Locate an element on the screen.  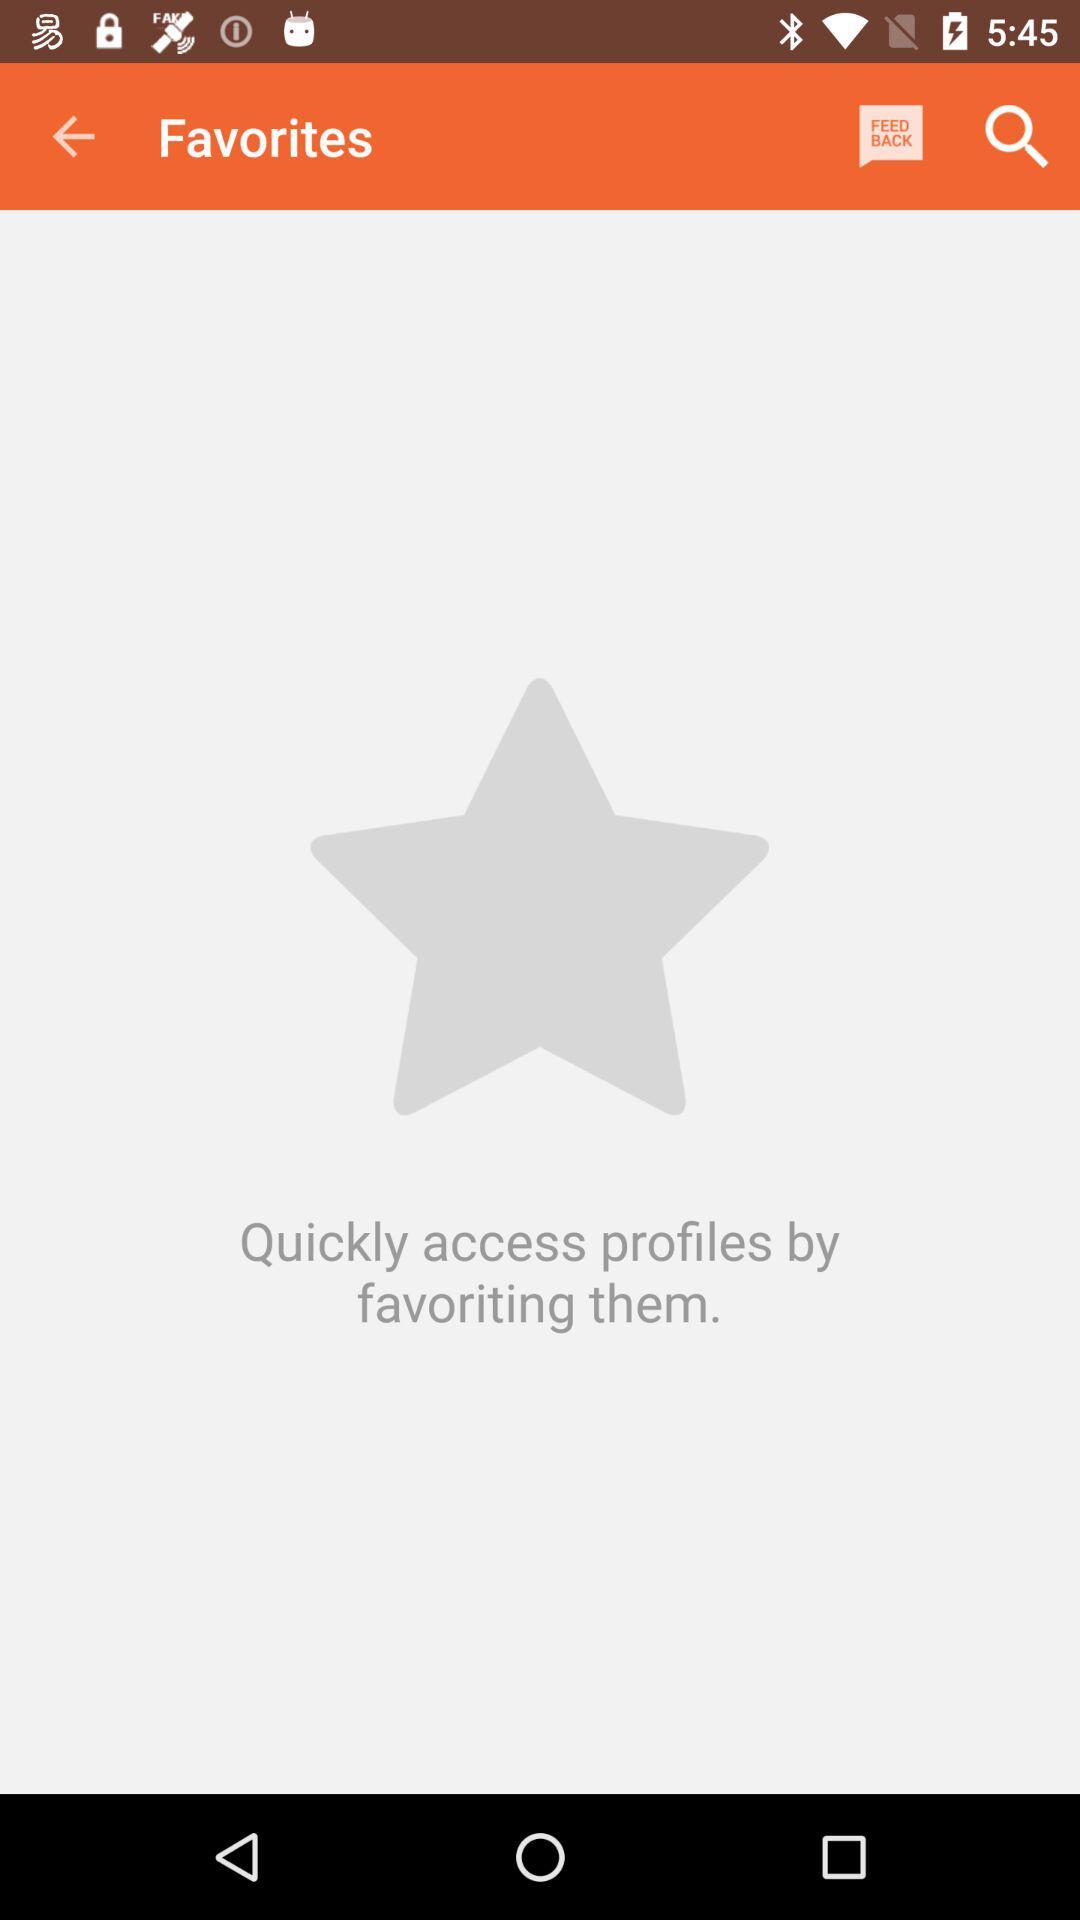
the item next to favorites icon is located at coordinates (890, 135).